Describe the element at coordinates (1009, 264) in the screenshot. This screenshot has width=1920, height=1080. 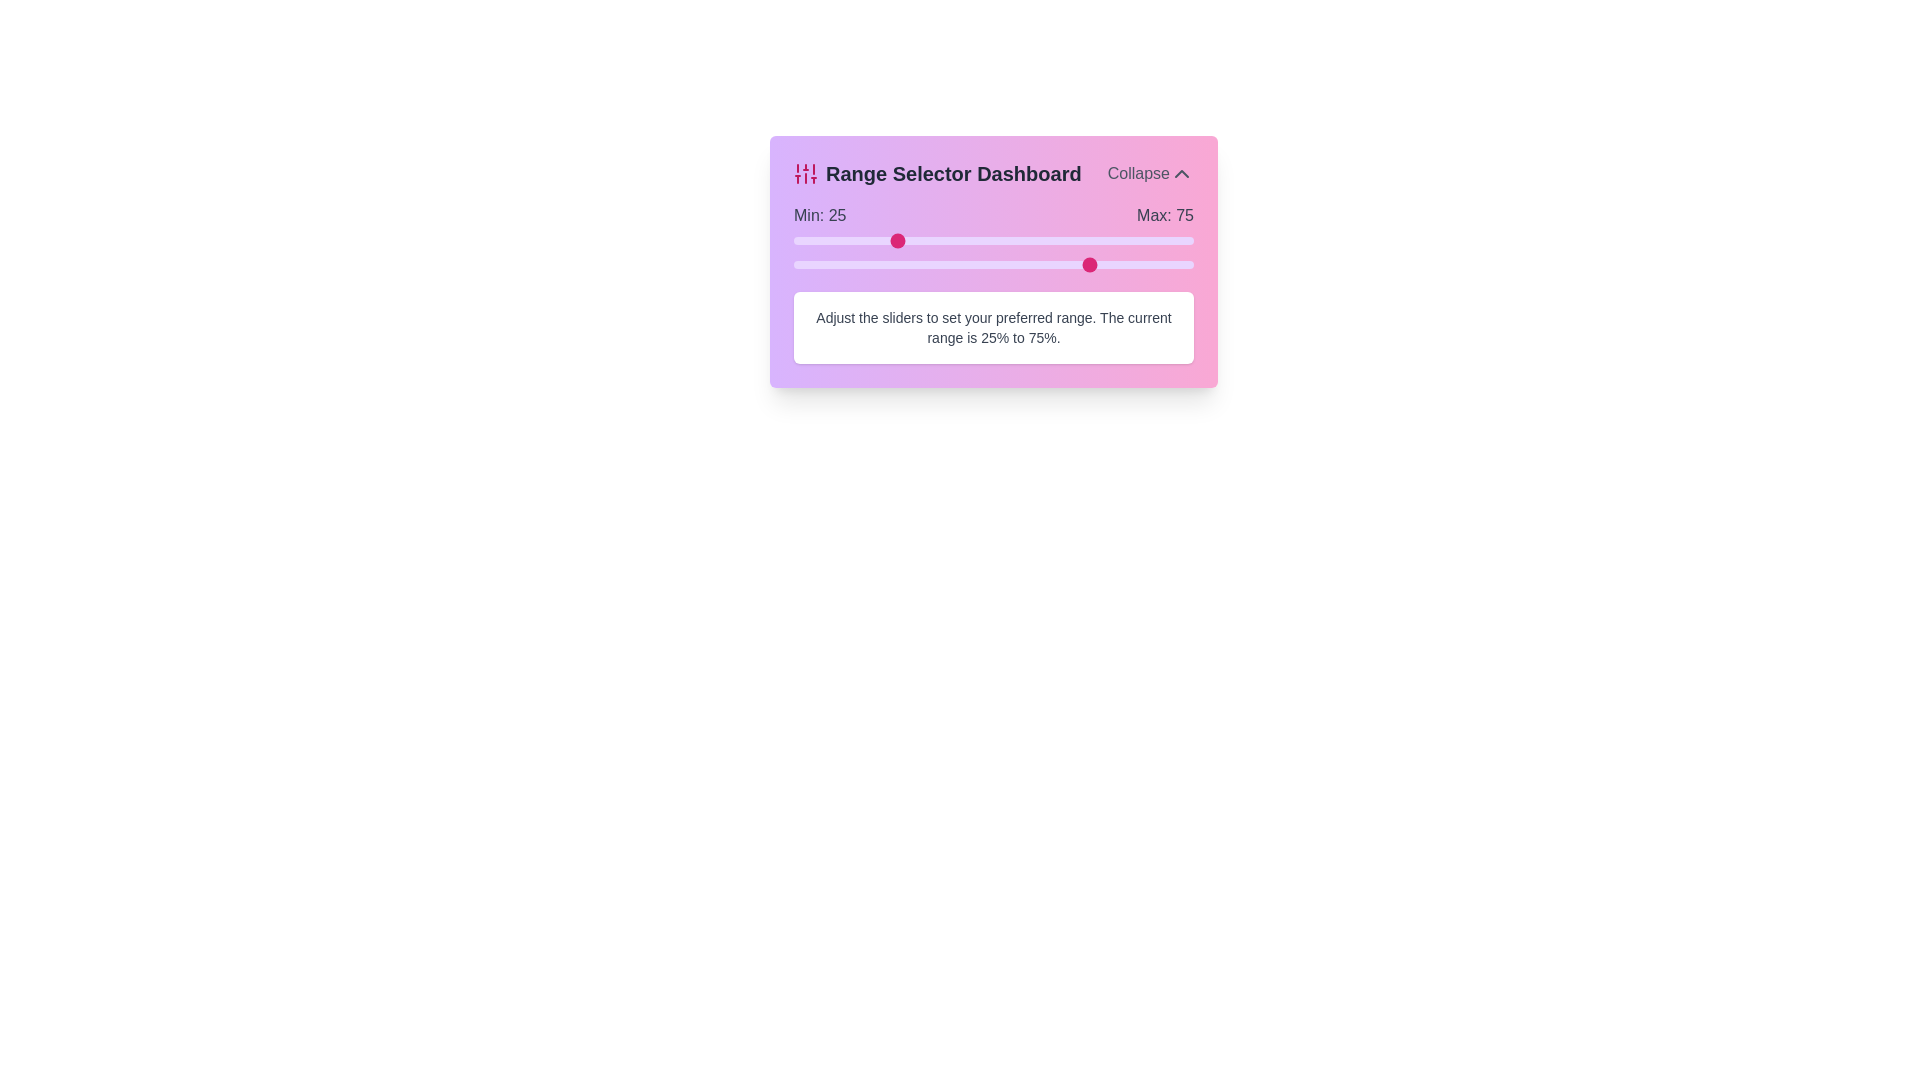
I see `the maximum range slider to 54%` at that location.